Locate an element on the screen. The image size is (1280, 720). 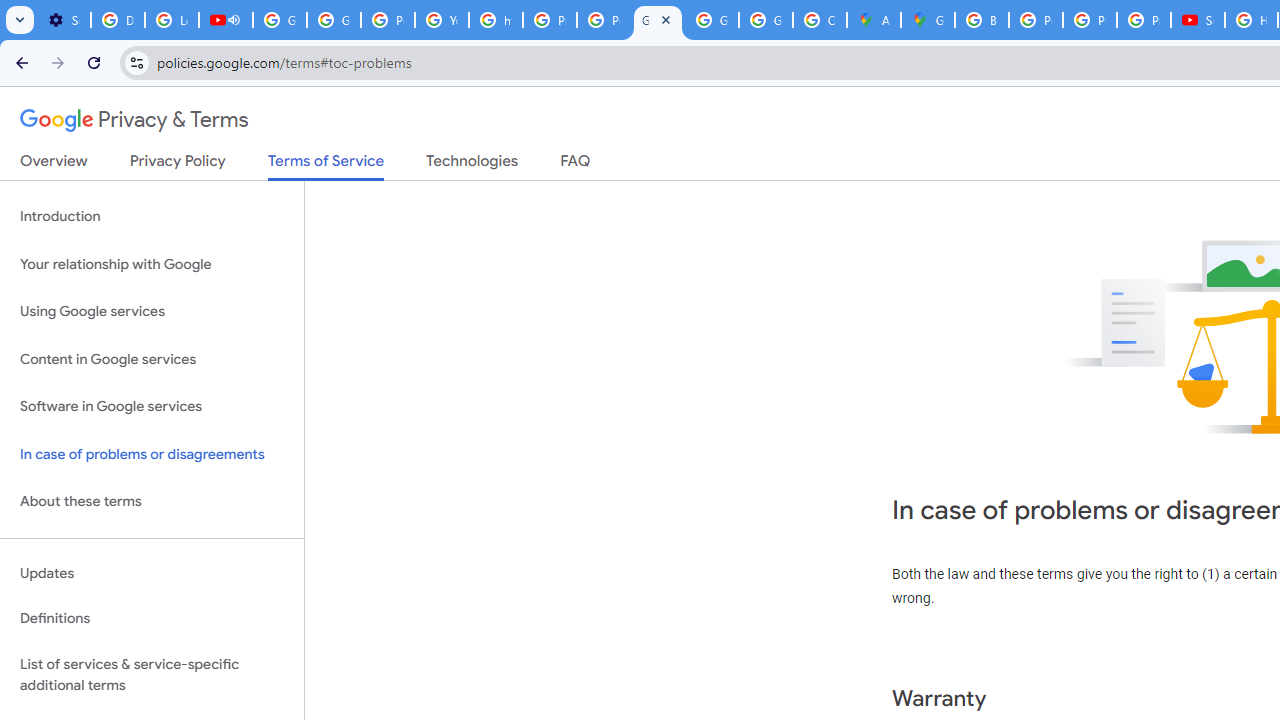
'Delete photos & videos - Computer - Google Photos Help' is located at coordinates (116, 20).